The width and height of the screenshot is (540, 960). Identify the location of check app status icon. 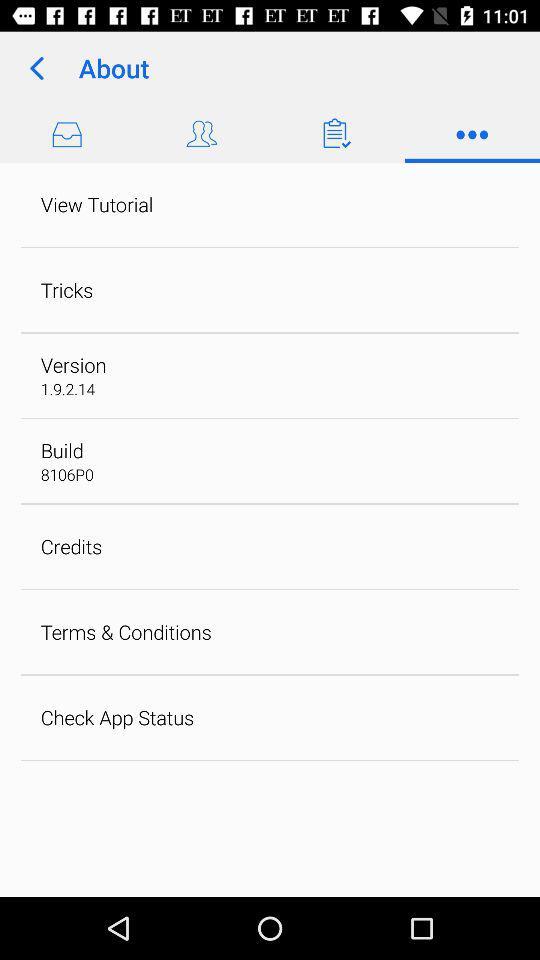
(117, 717).